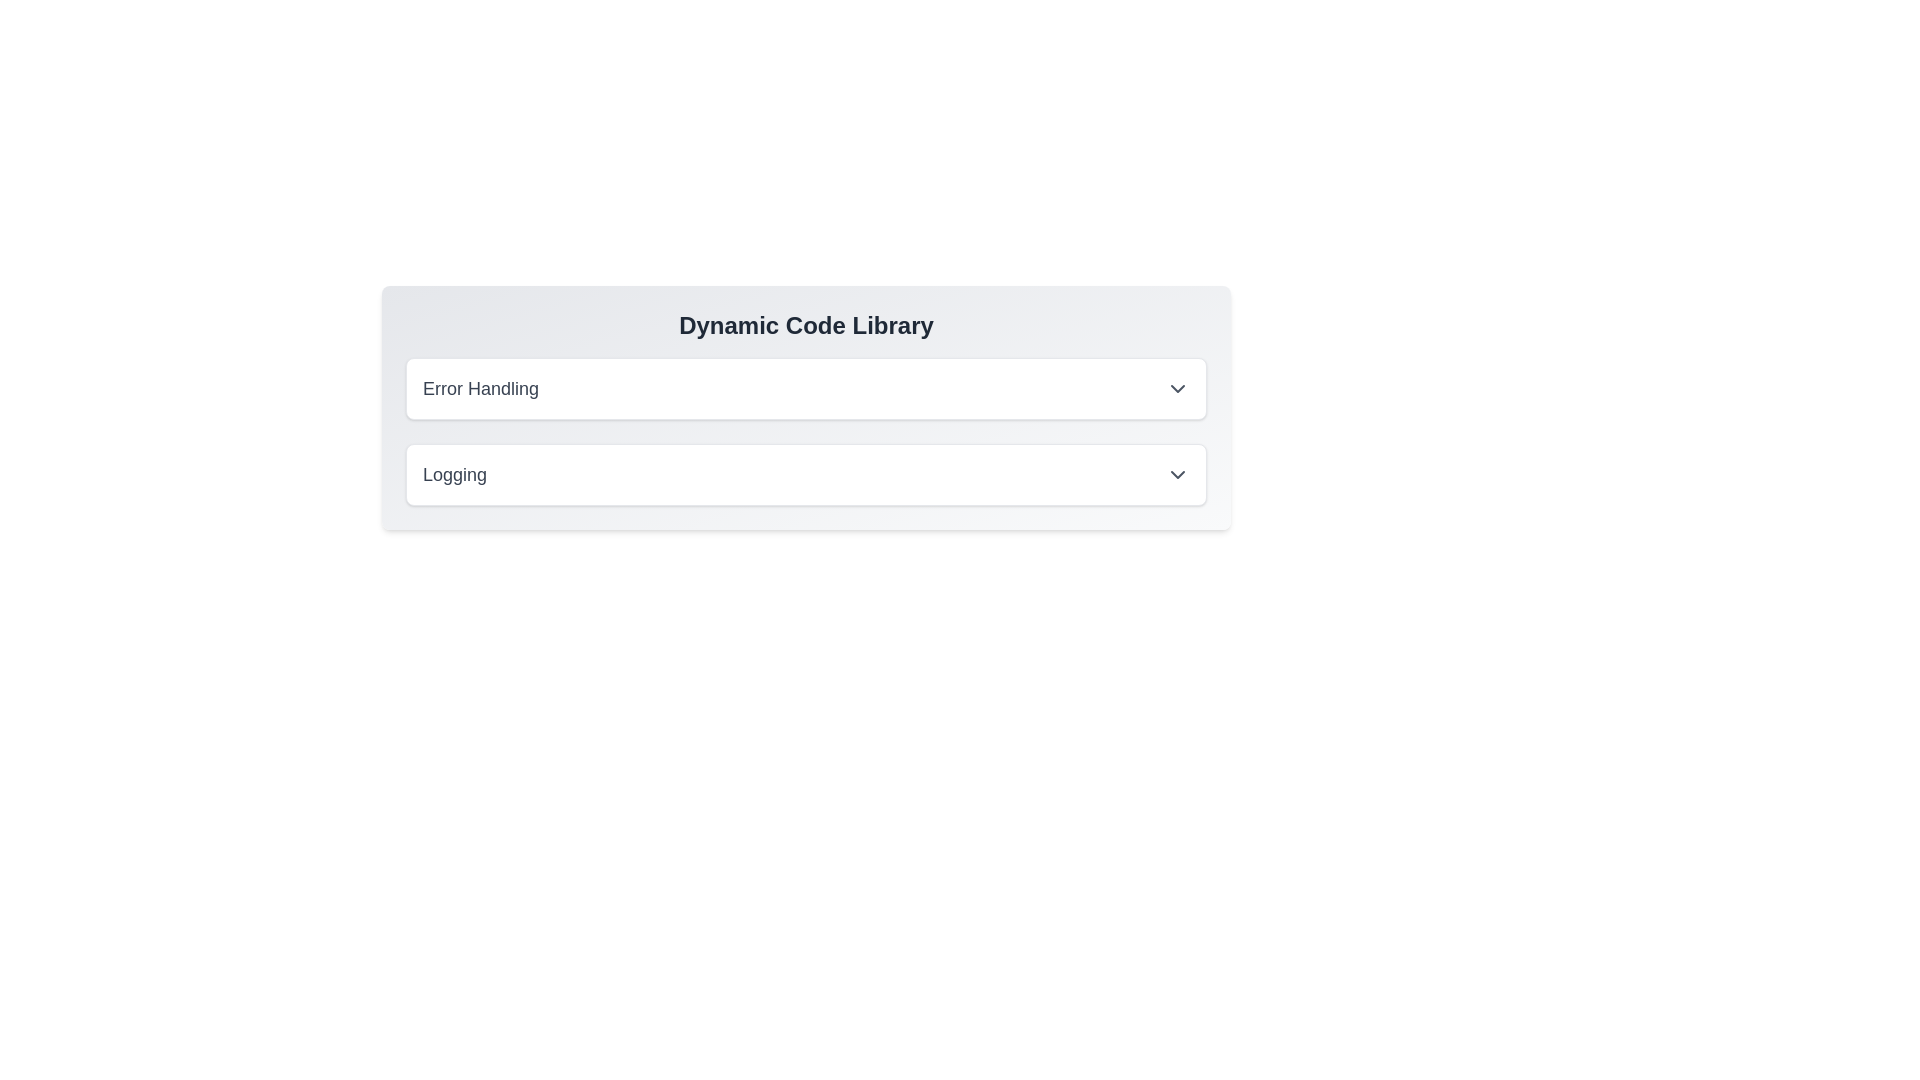  Describe the element at coordinates (806, 474) in the screenshot. I see `the second item in the dropdown menu, located below the 'Error Handling' item` at that location.